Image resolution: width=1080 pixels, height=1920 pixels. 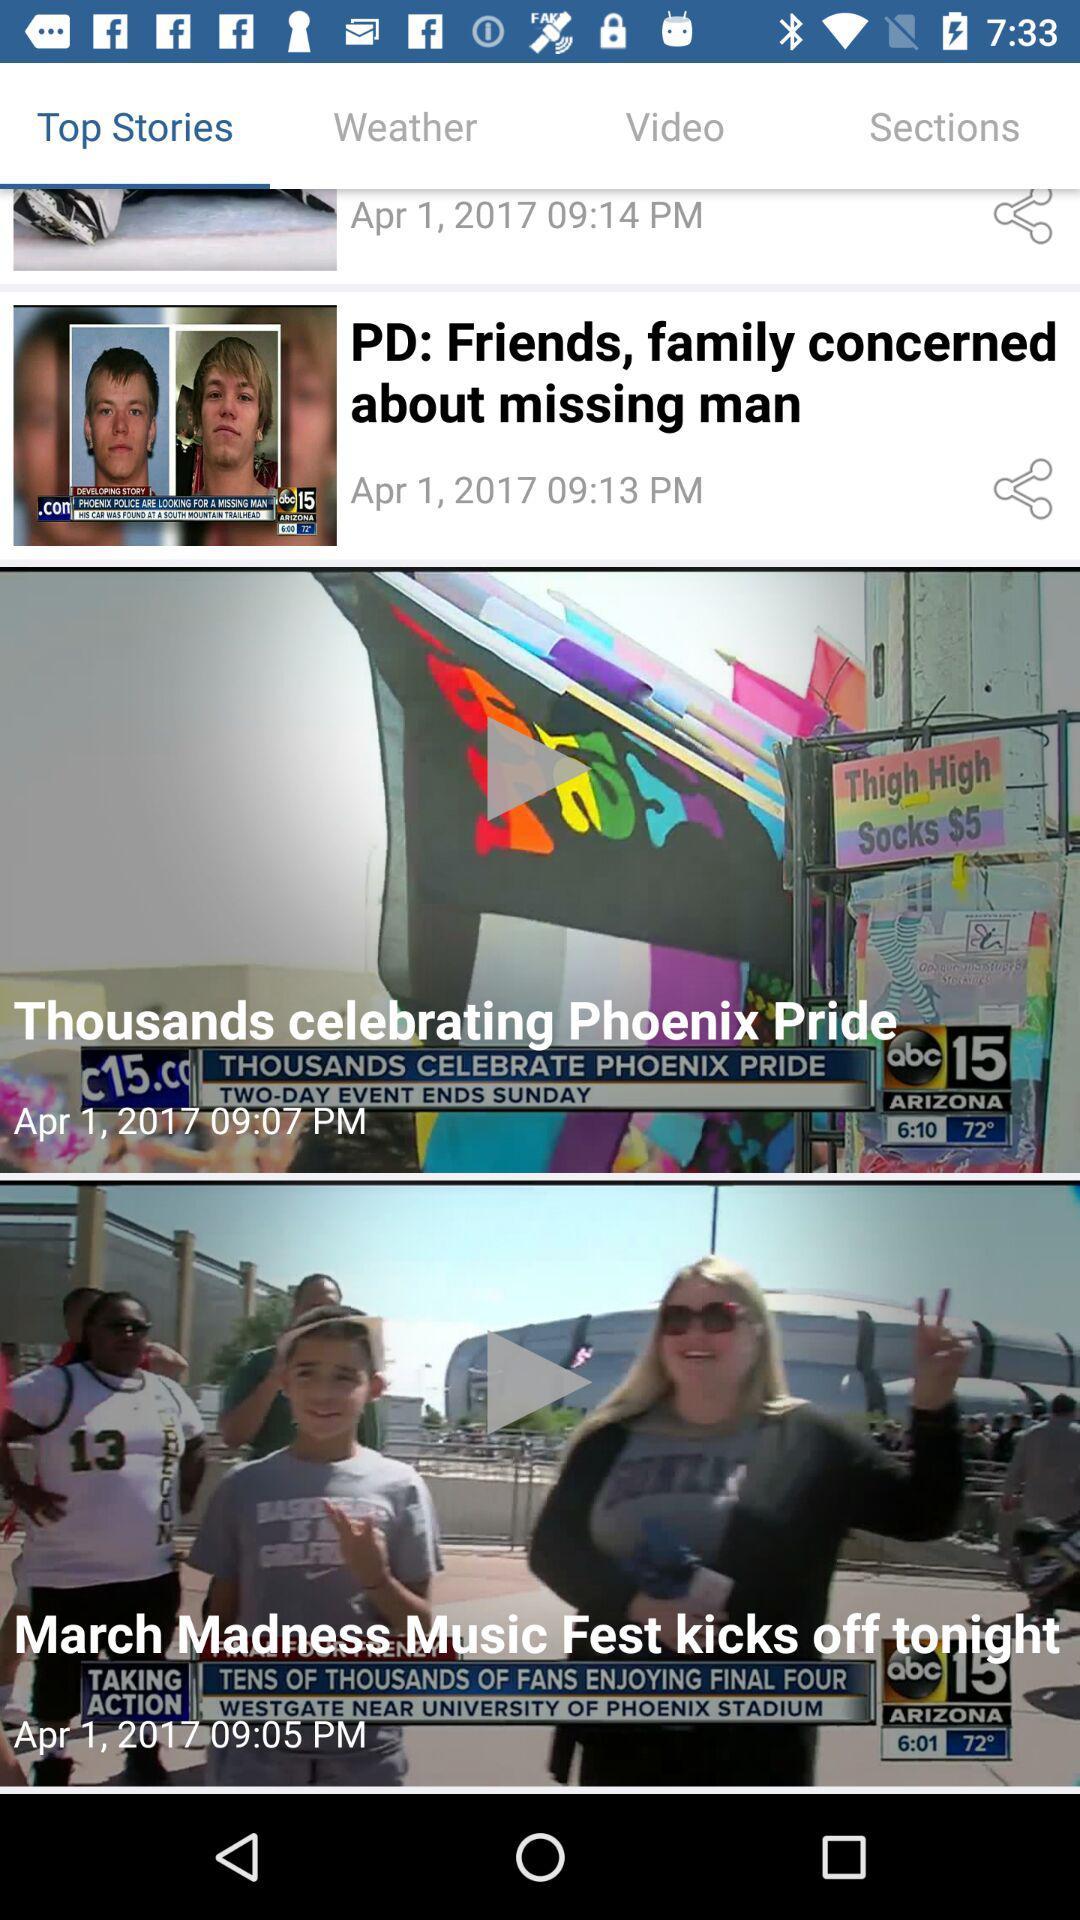 I want to click on new article thousands celebrating phoenix pride, so click(x=540, y=869).